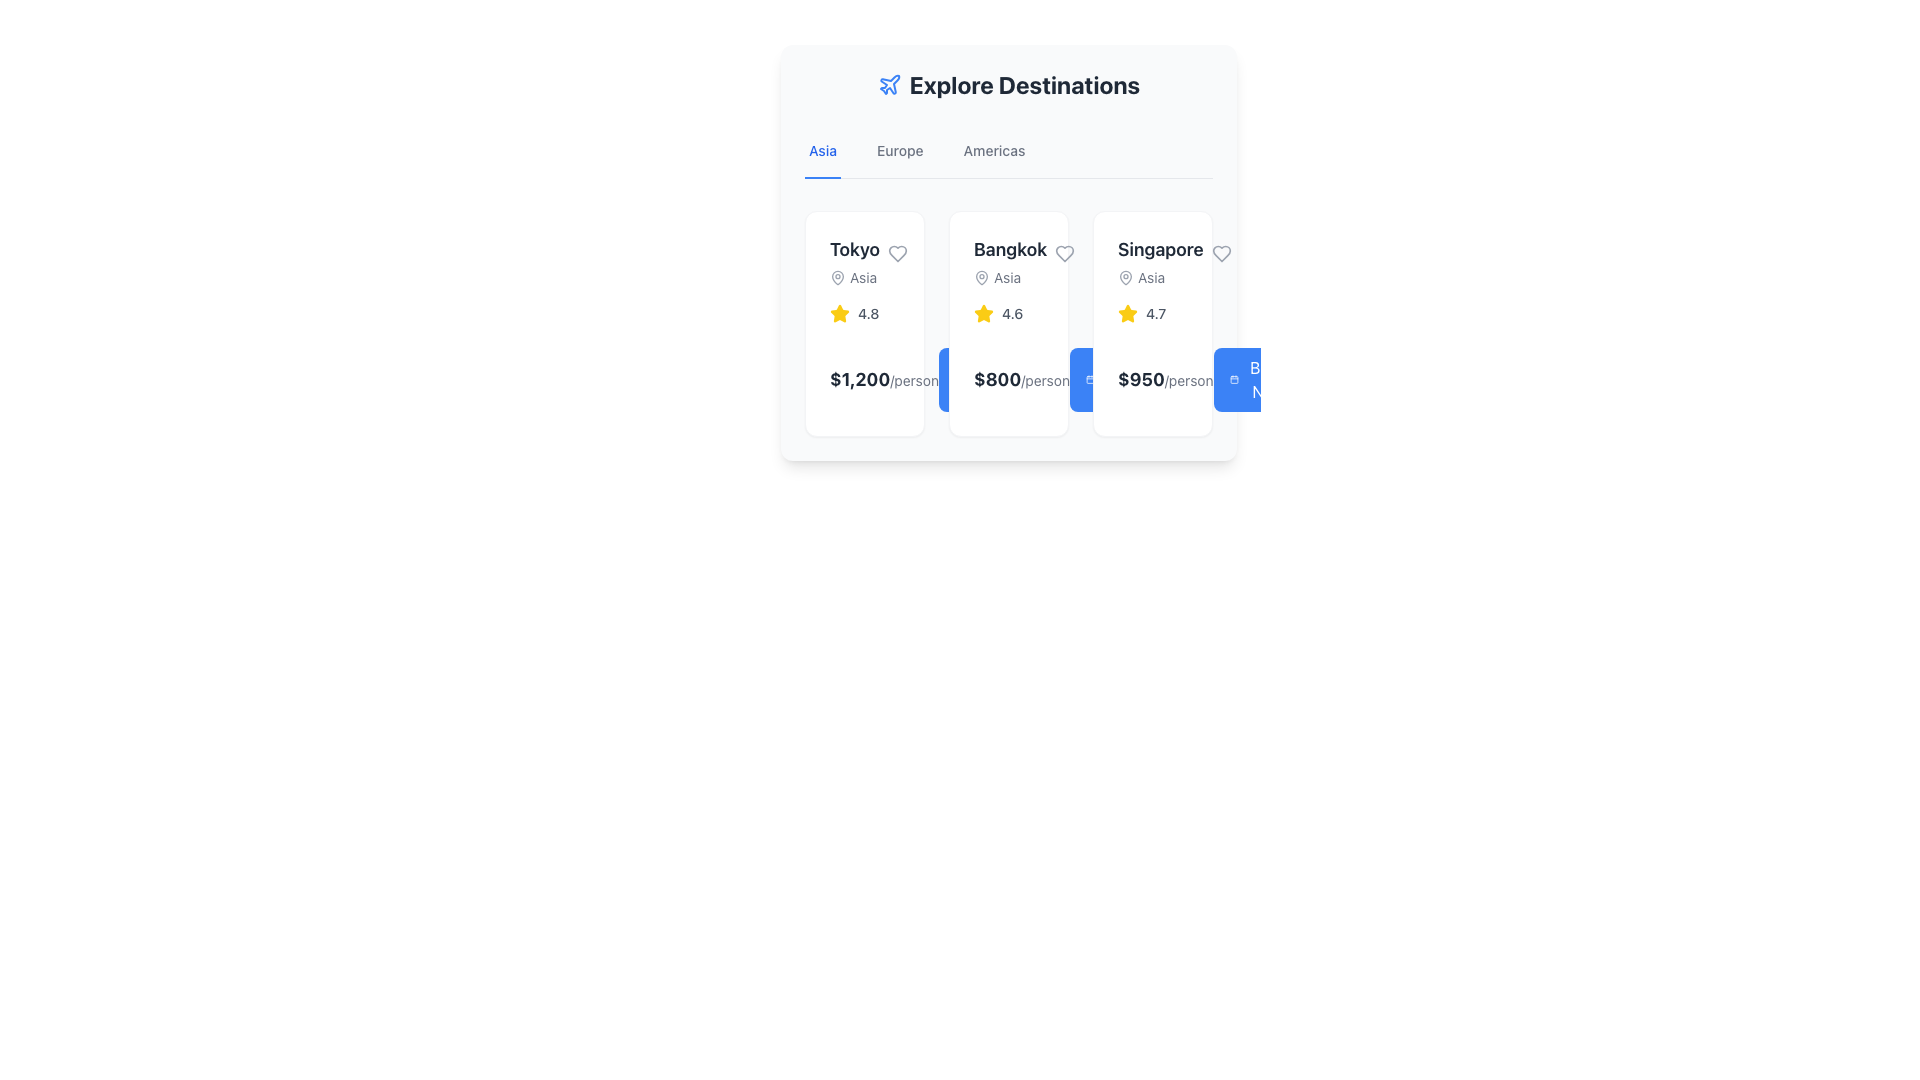  Describe the element at coordinates (1010, 249) in the screenshot. I see `the text label displaying 'Bangkok', which is the heading for the second card in a horizontal list` at that location.